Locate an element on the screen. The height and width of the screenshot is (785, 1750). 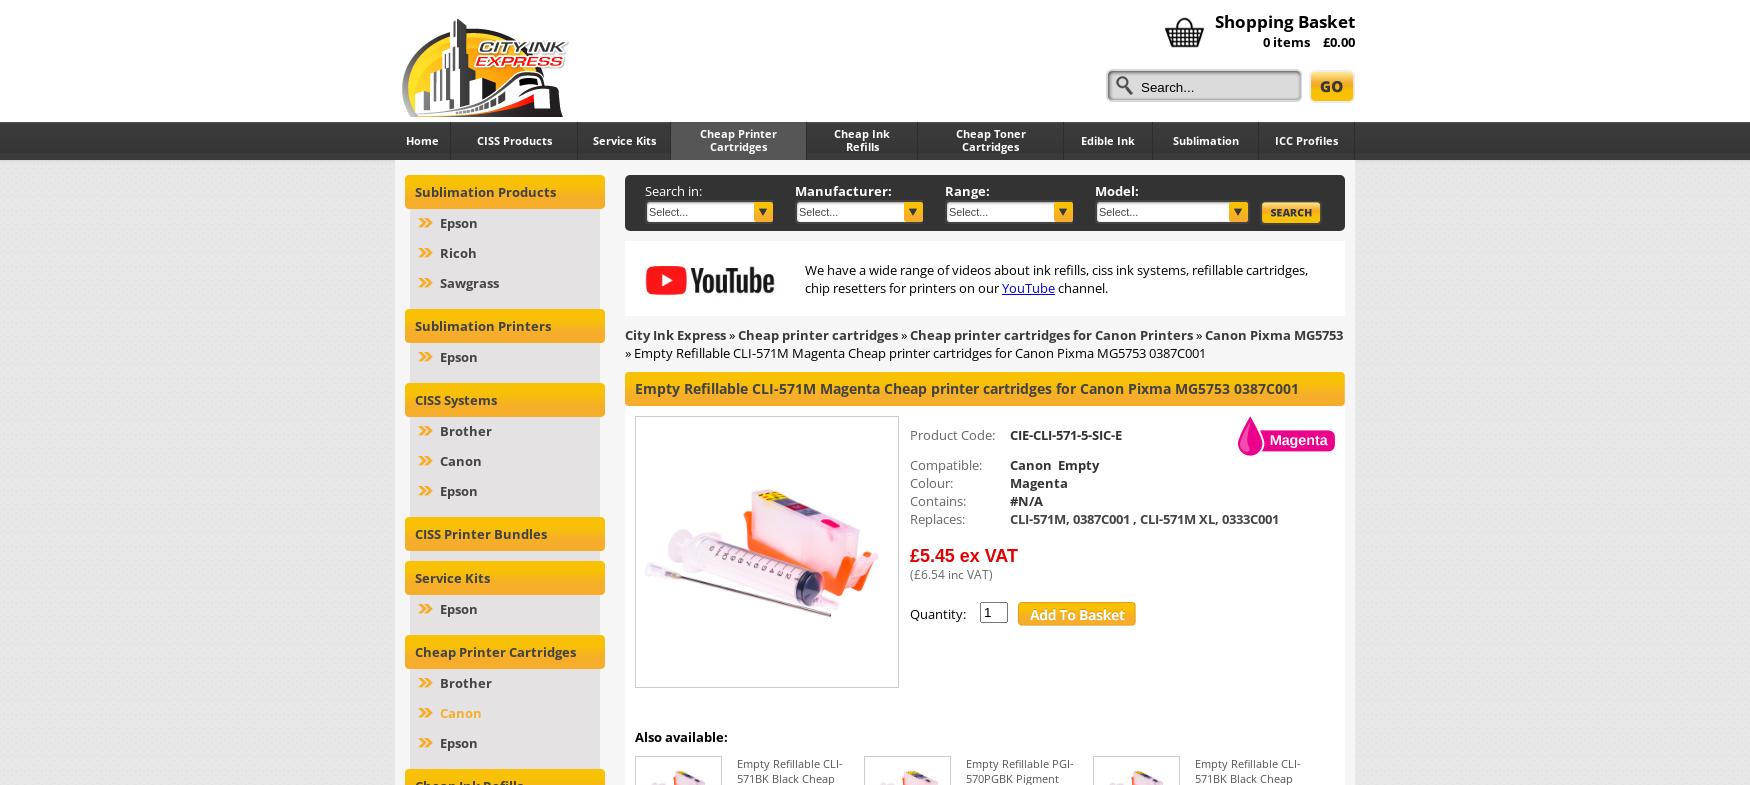
'Shopping Basket' is located at coordinates (1284, 20).